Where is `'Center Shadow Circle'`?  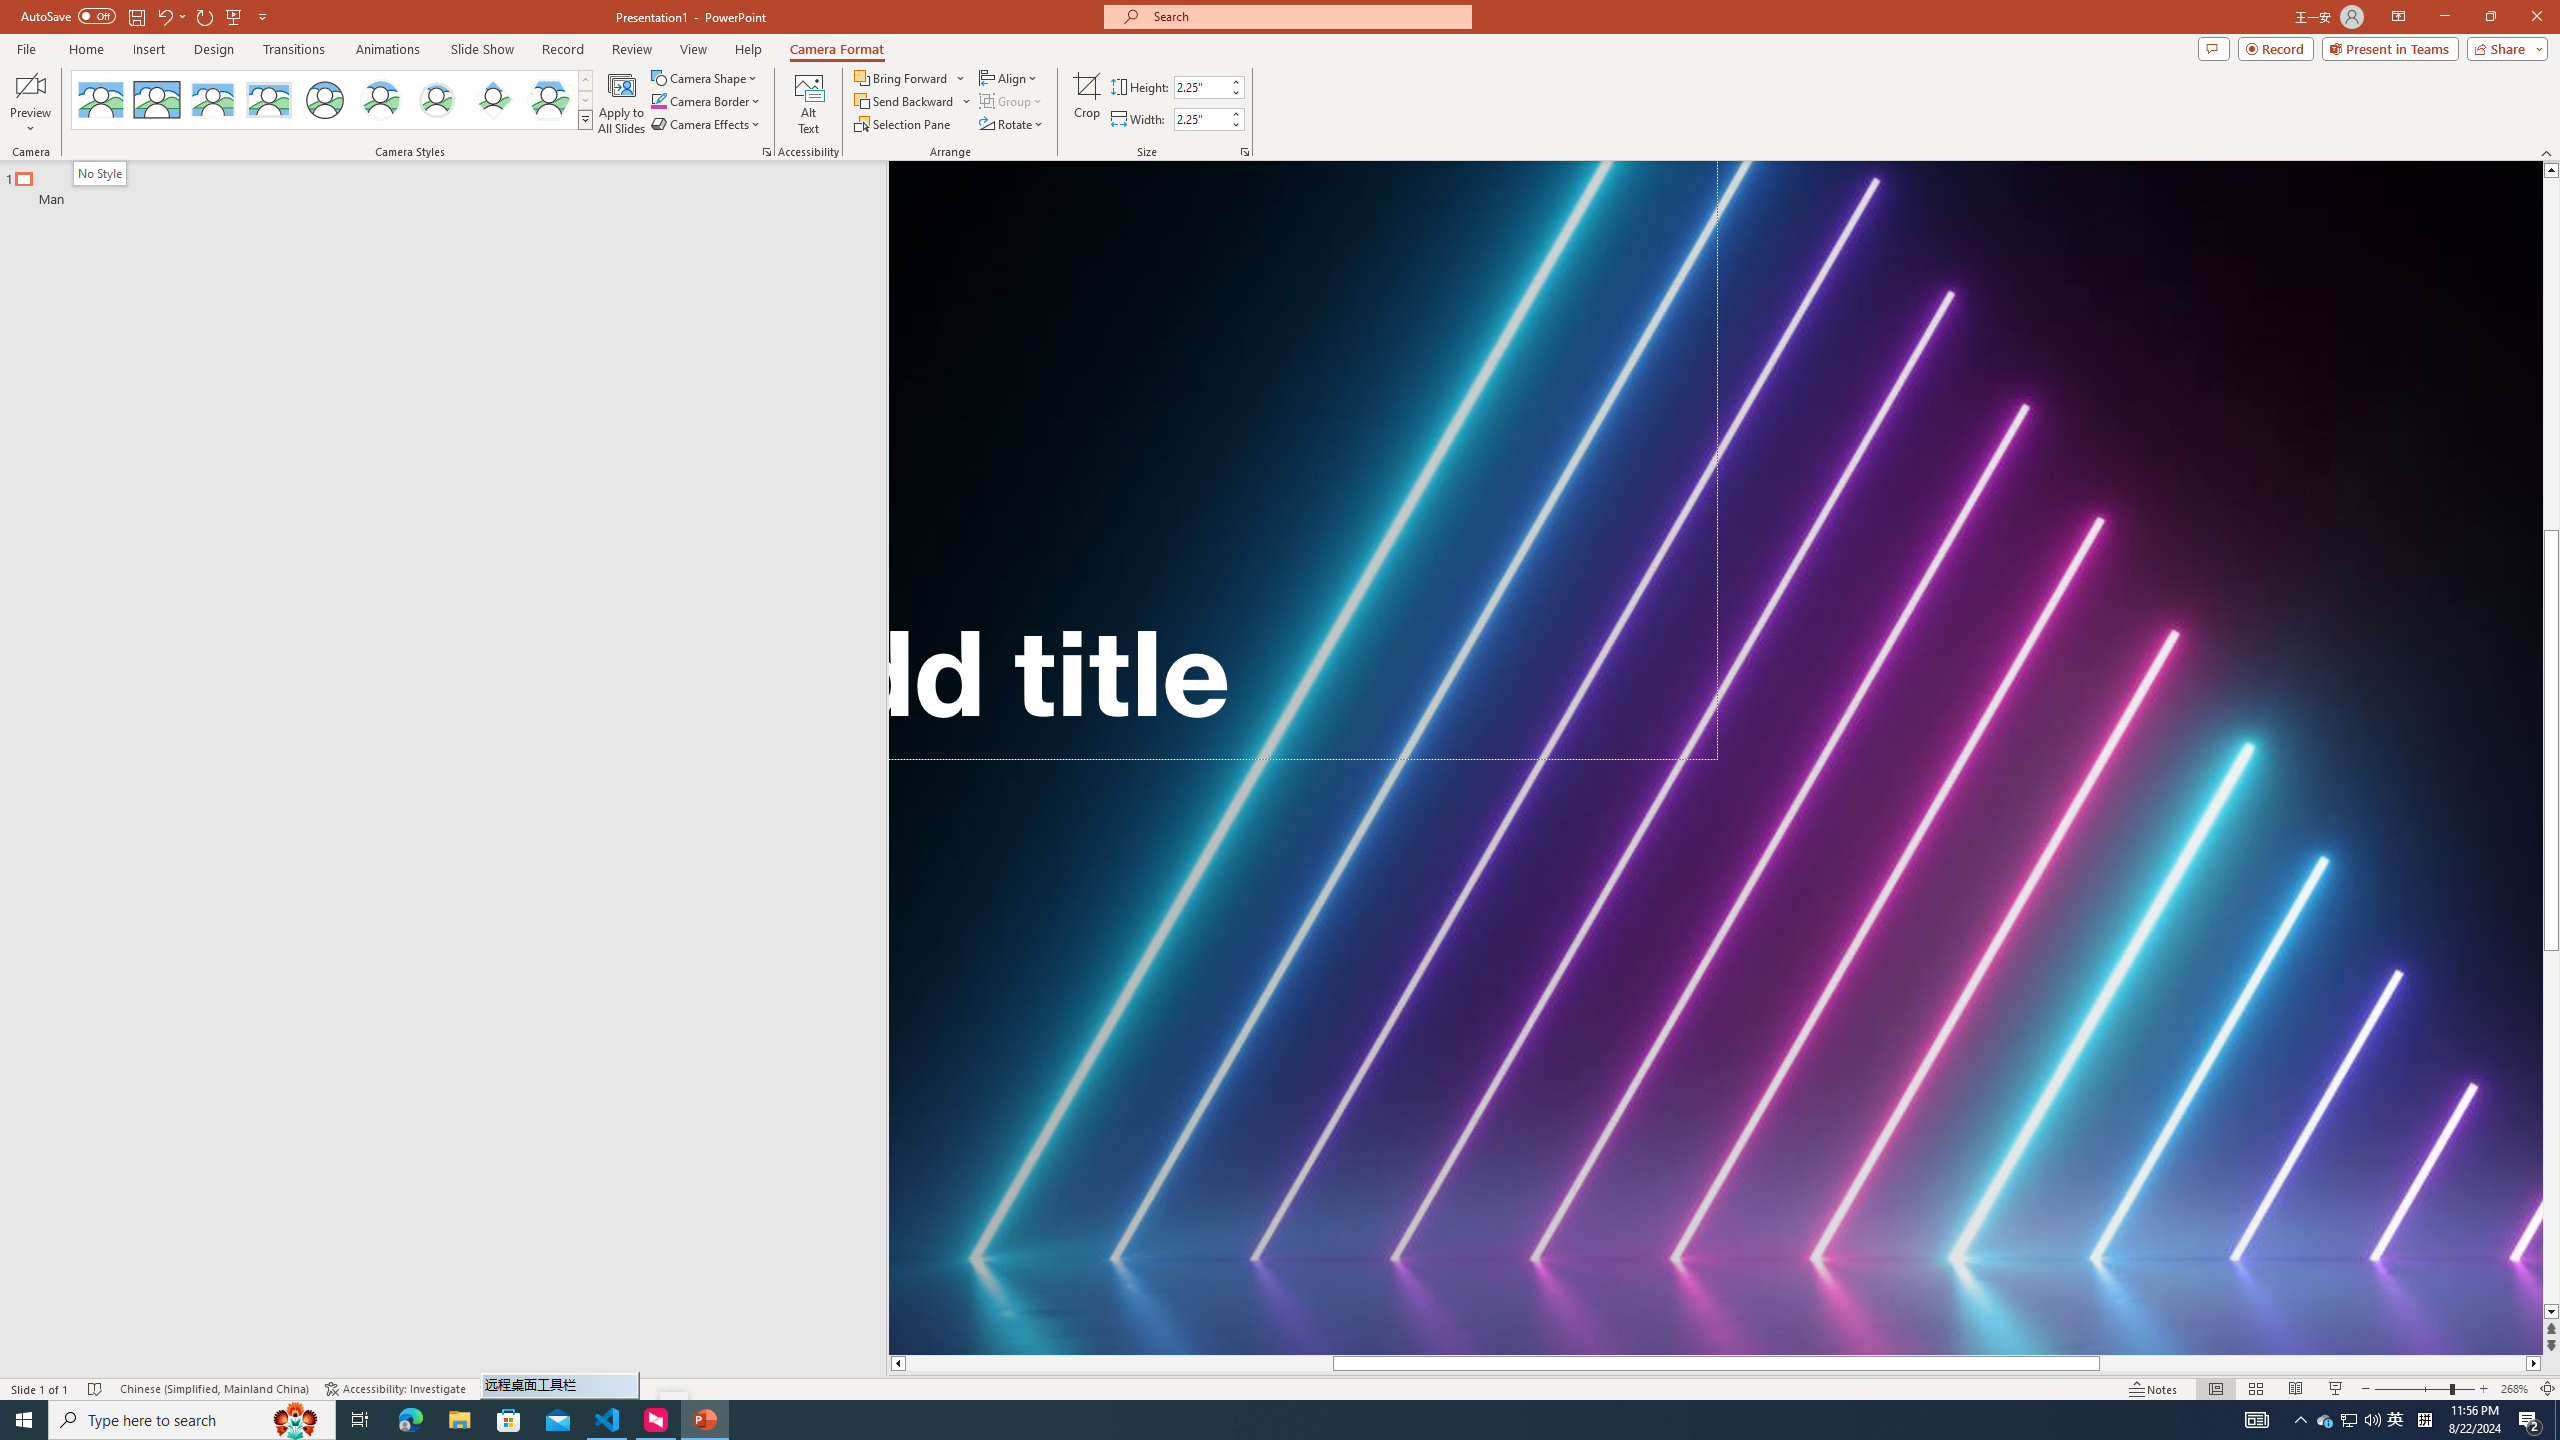
'Center Shadow Circle' is located at coordinates (380, 99).